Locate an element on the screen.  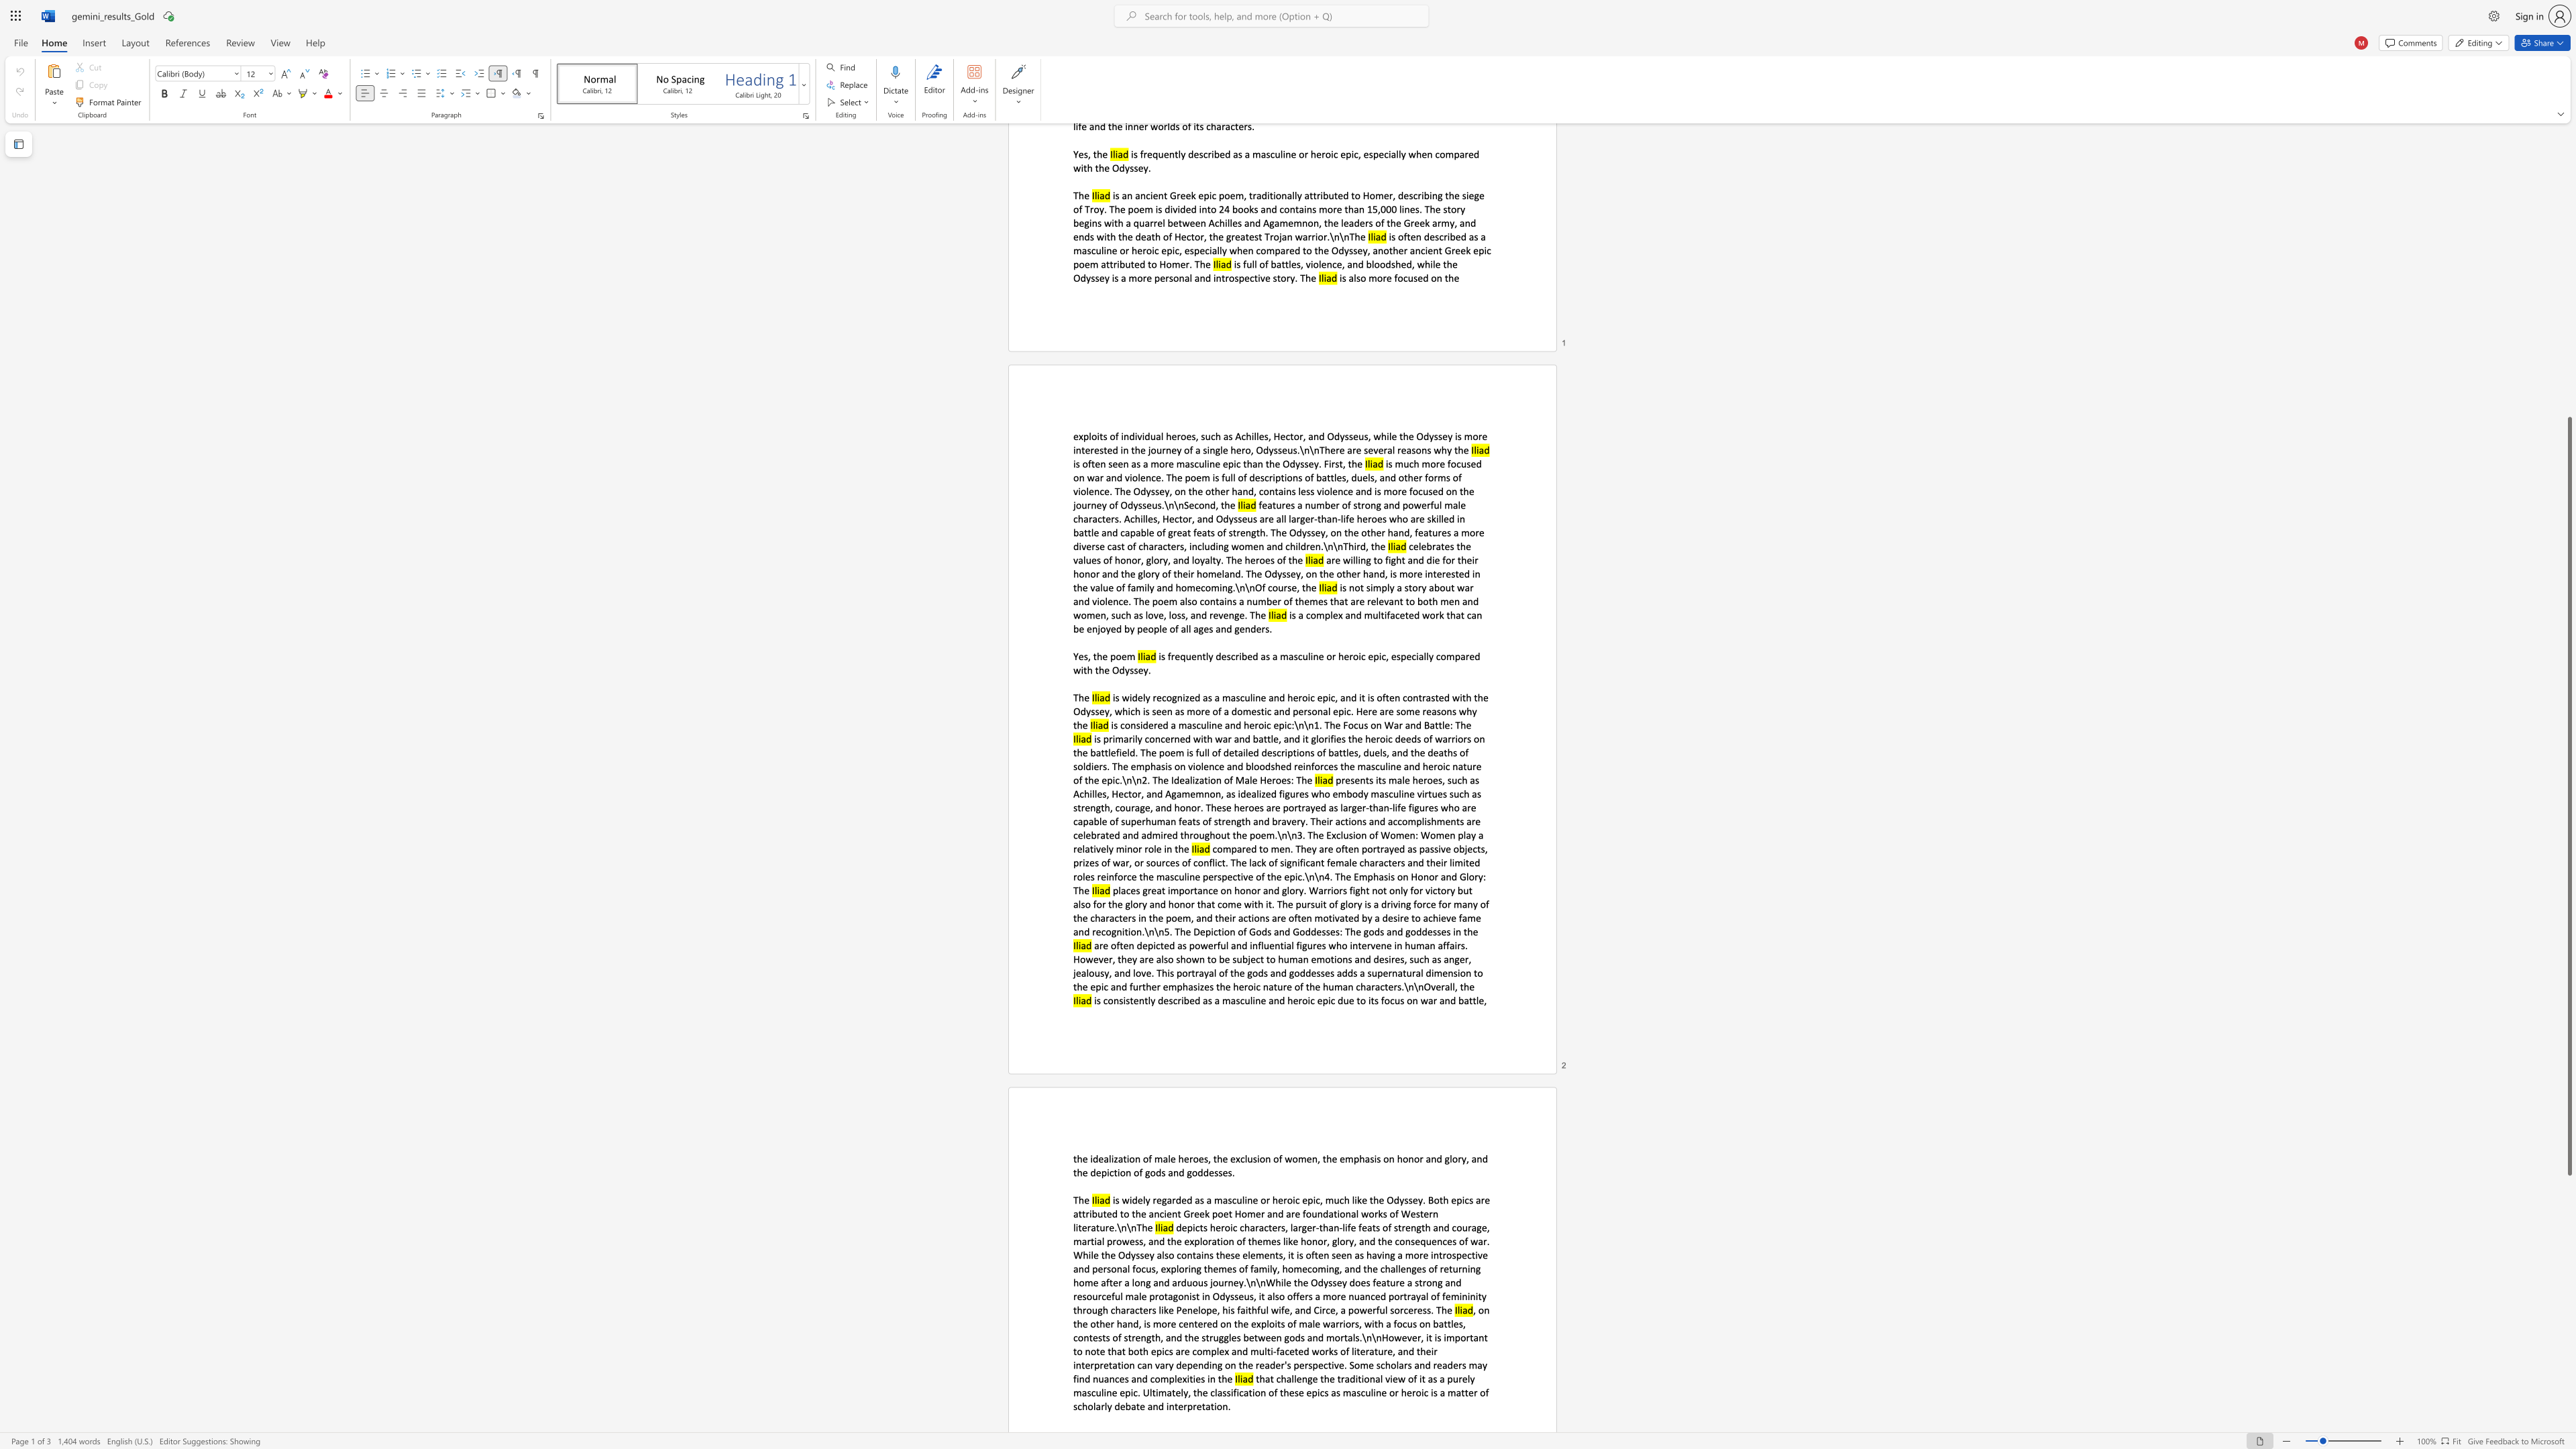
the scrollbar on the right to move the page upward is located at coordinates (2568, 274).